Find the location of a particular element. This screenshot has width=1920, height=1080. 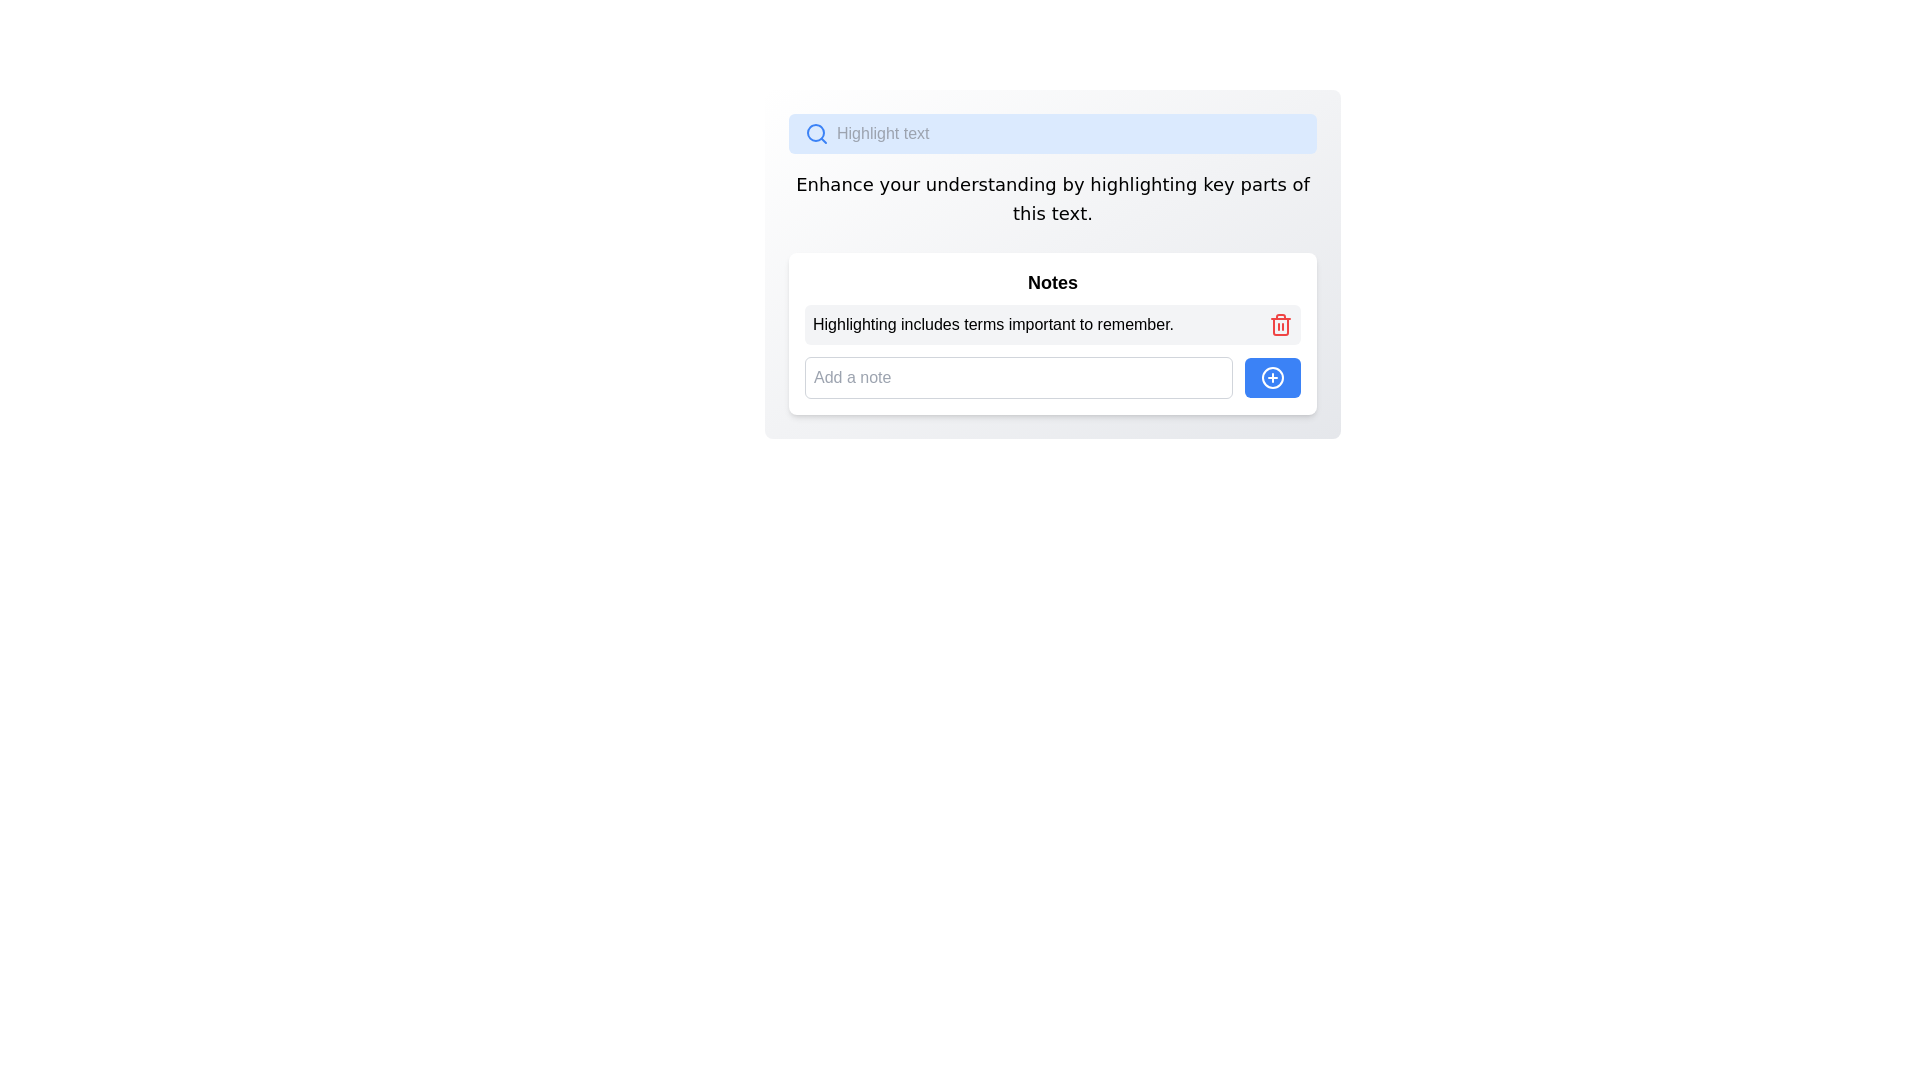

the sixth character in the word 'Enhance' which is part of a decorative text block, positioned near the center of the interface is located at coordinates (835, 184).